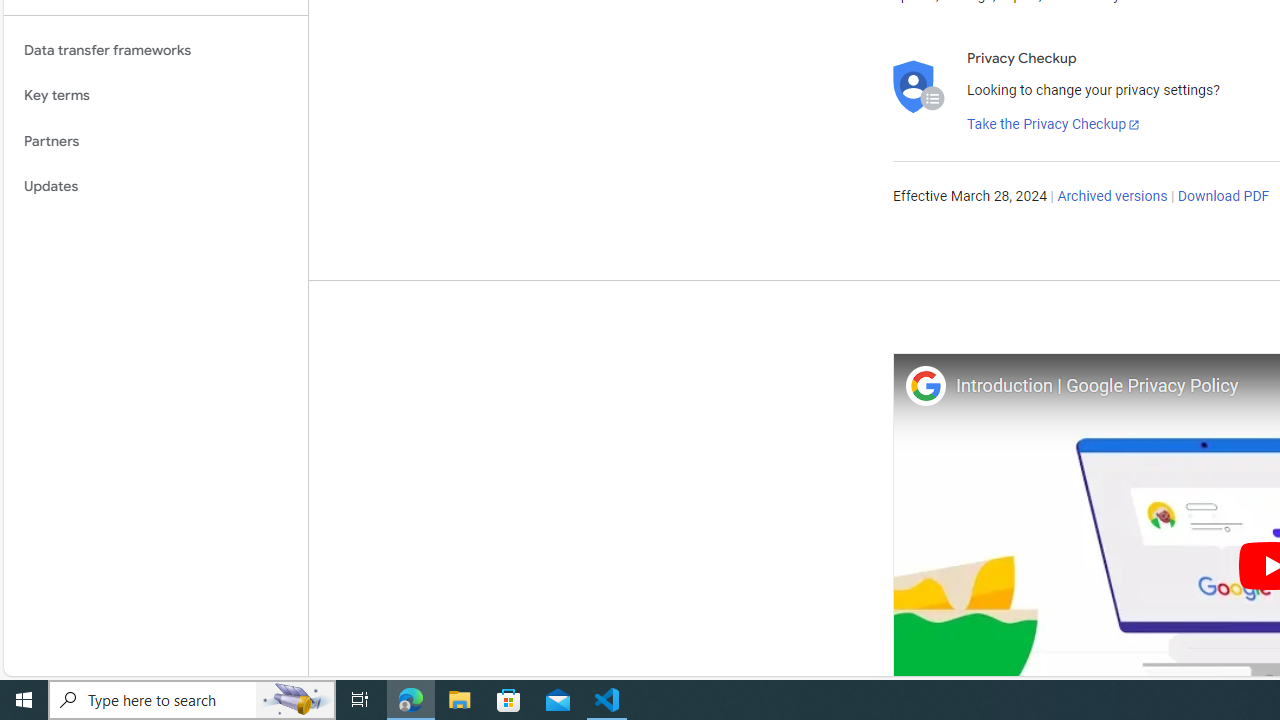 The width and height of the screenshot is (1280, 720). What do you see at coordinates (155, 140) in the screenshot?
I see `'Partners'` at bounding box center [155, 140].